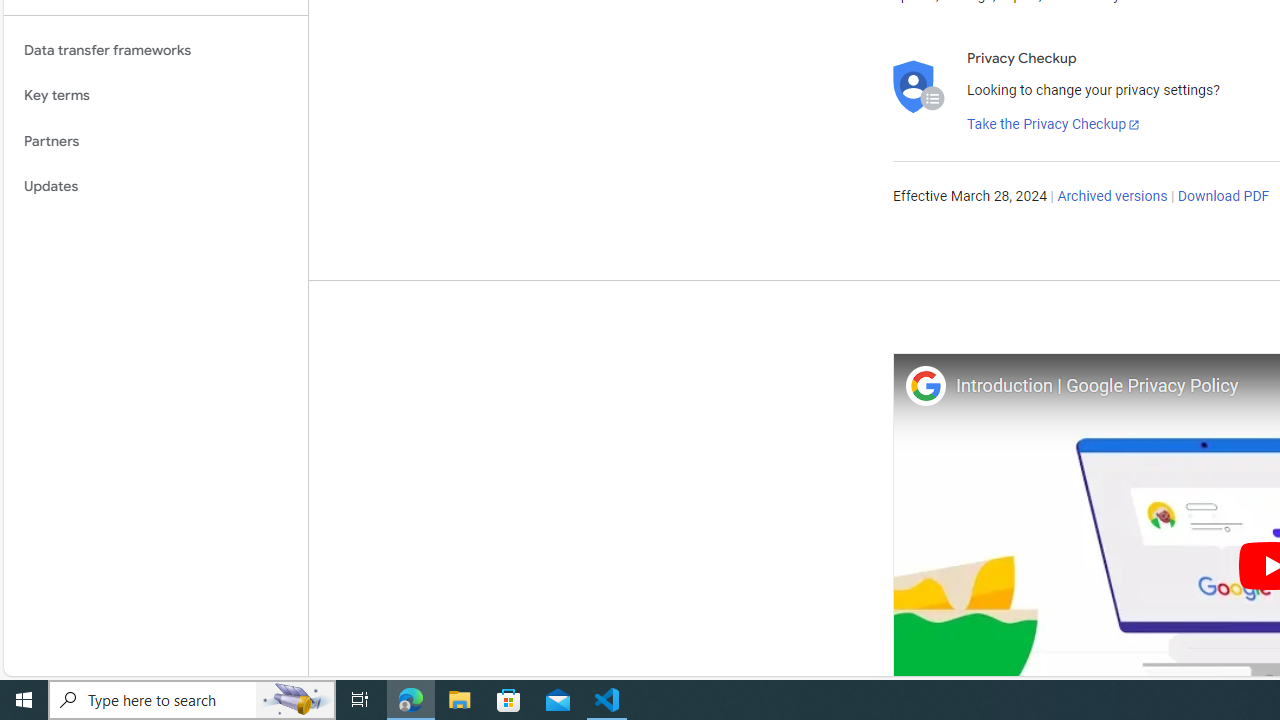 The width and height of the screenshot is (1280, 720). What do you see at coordinates (155, 140) in the screenshot?
I see `'Partners'` at bounding box center [155, 140].